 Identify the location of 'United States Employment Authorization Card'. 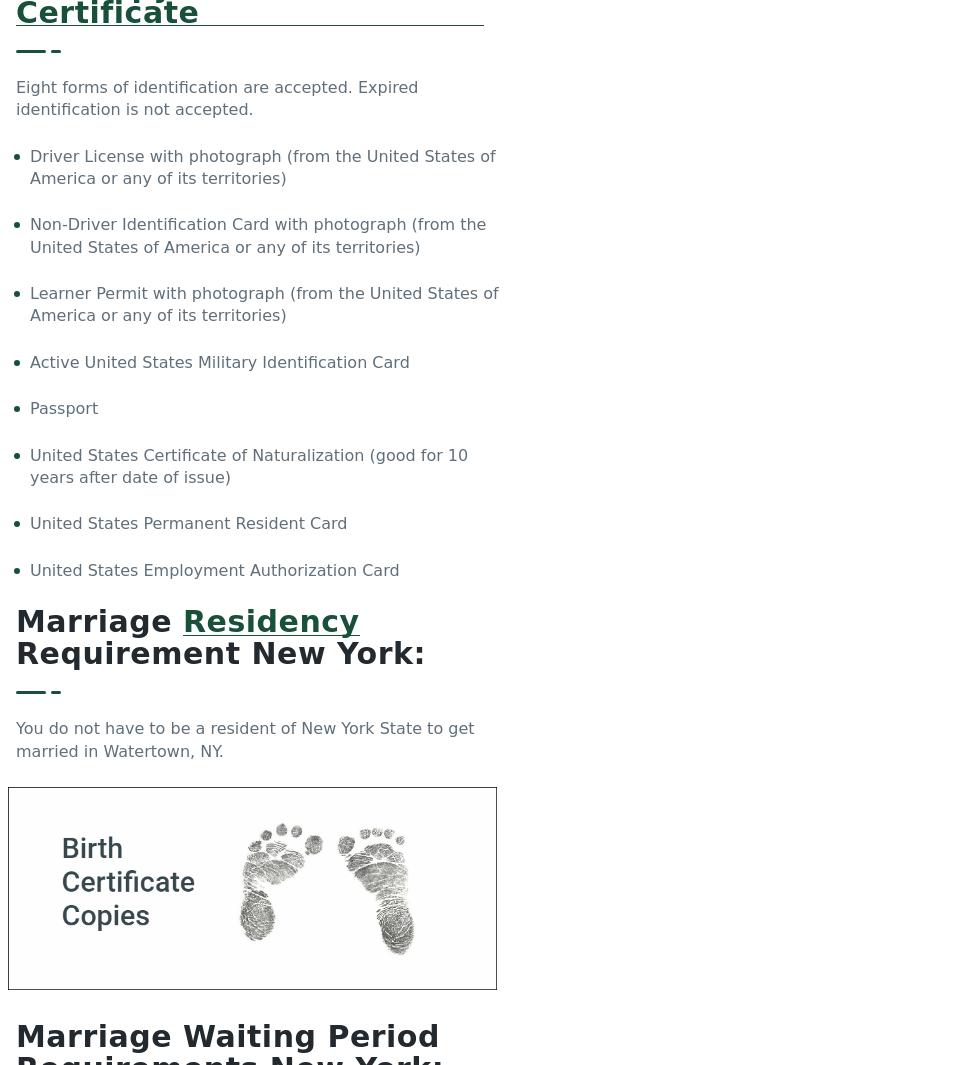
(214, 569).